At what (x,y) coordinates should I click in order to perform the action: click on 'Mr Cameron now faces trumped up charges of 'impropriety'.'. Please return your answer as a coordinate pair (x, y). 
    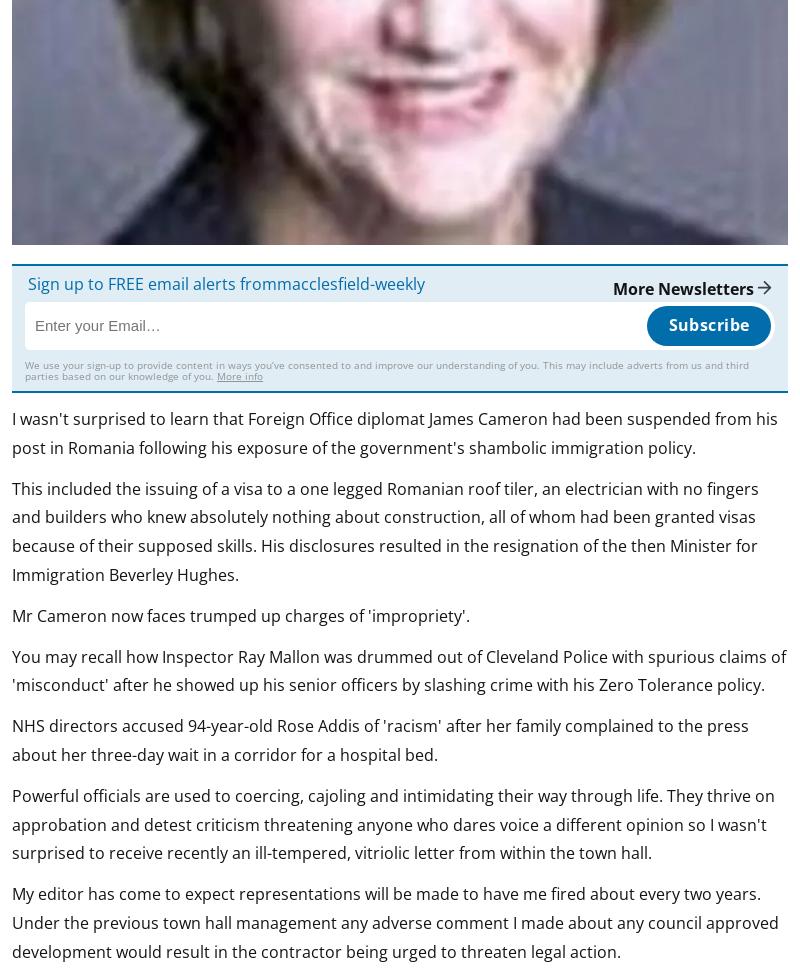
    Looking at the image, I should click on (12, 614).